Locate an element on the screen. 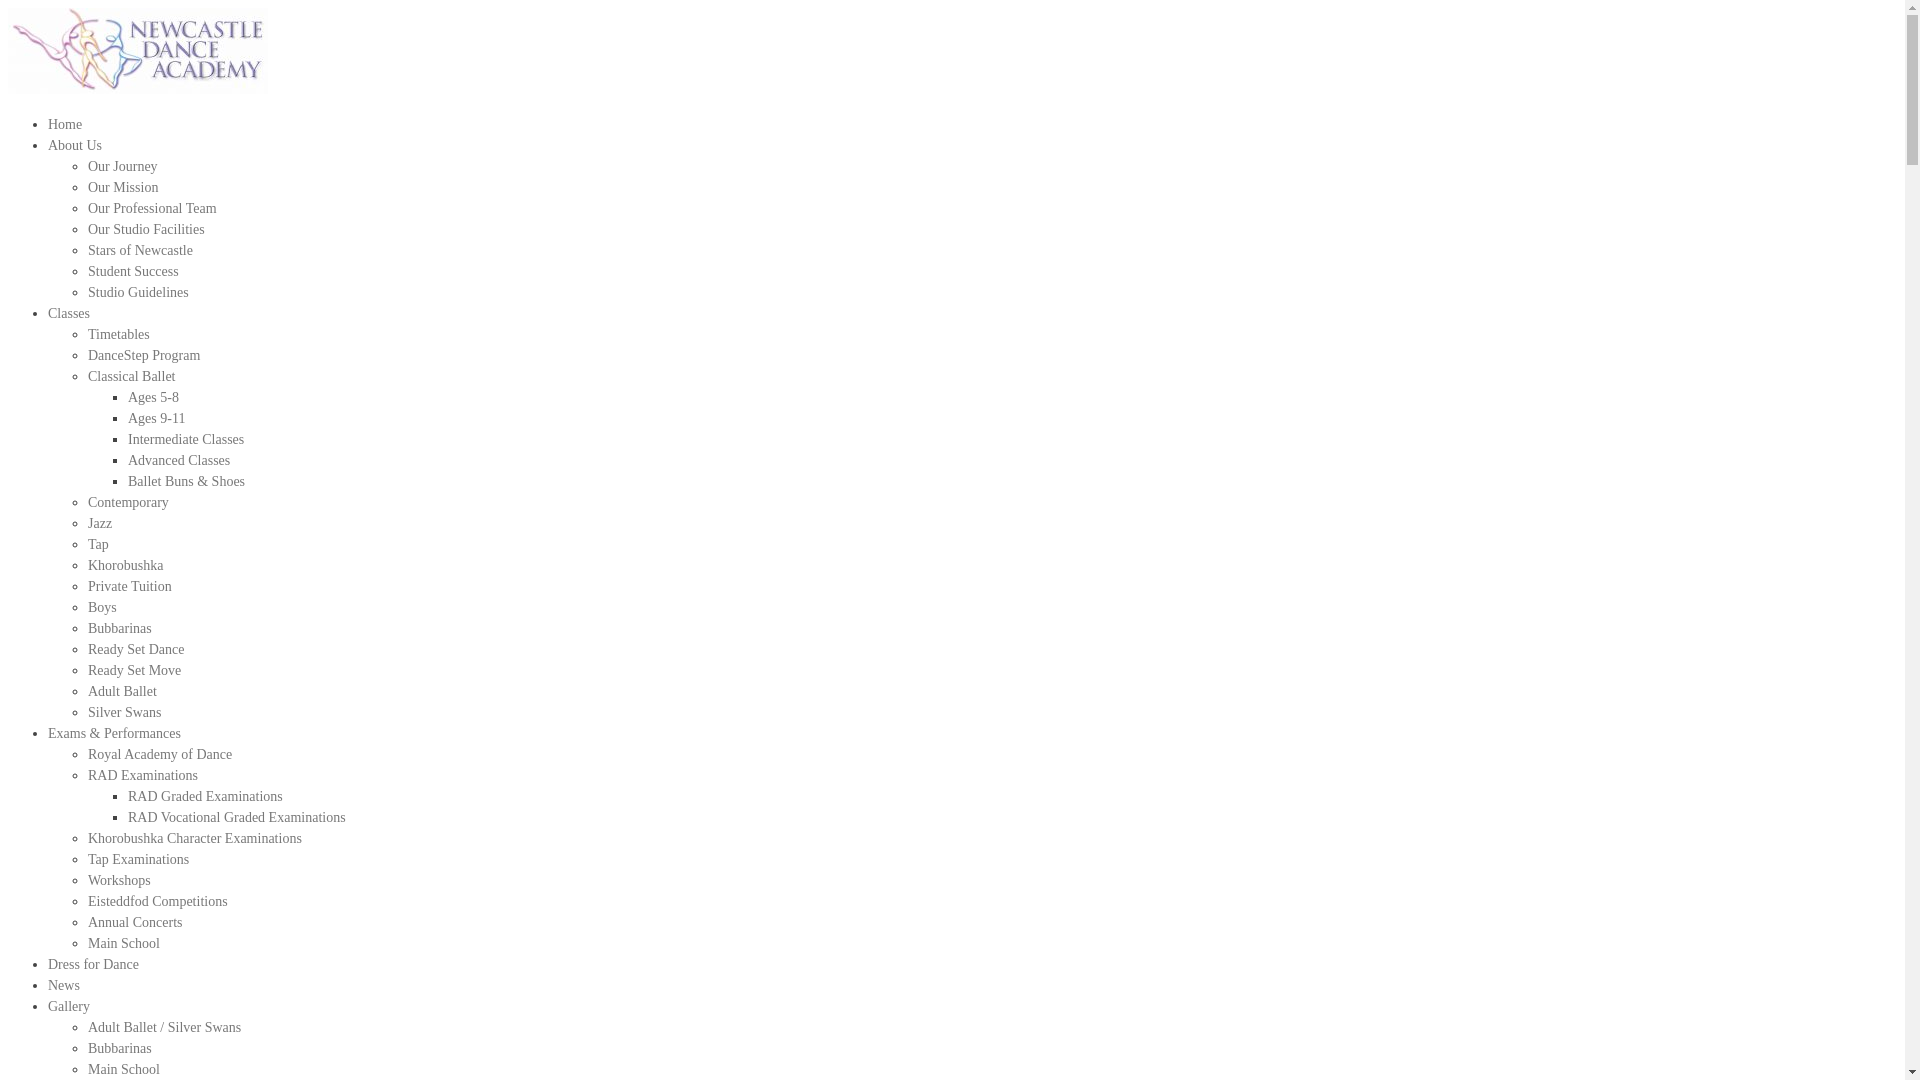 This screenshot has height=1080, width=1920. 'Intermediate Classes' is located at coordinates (186, 438).